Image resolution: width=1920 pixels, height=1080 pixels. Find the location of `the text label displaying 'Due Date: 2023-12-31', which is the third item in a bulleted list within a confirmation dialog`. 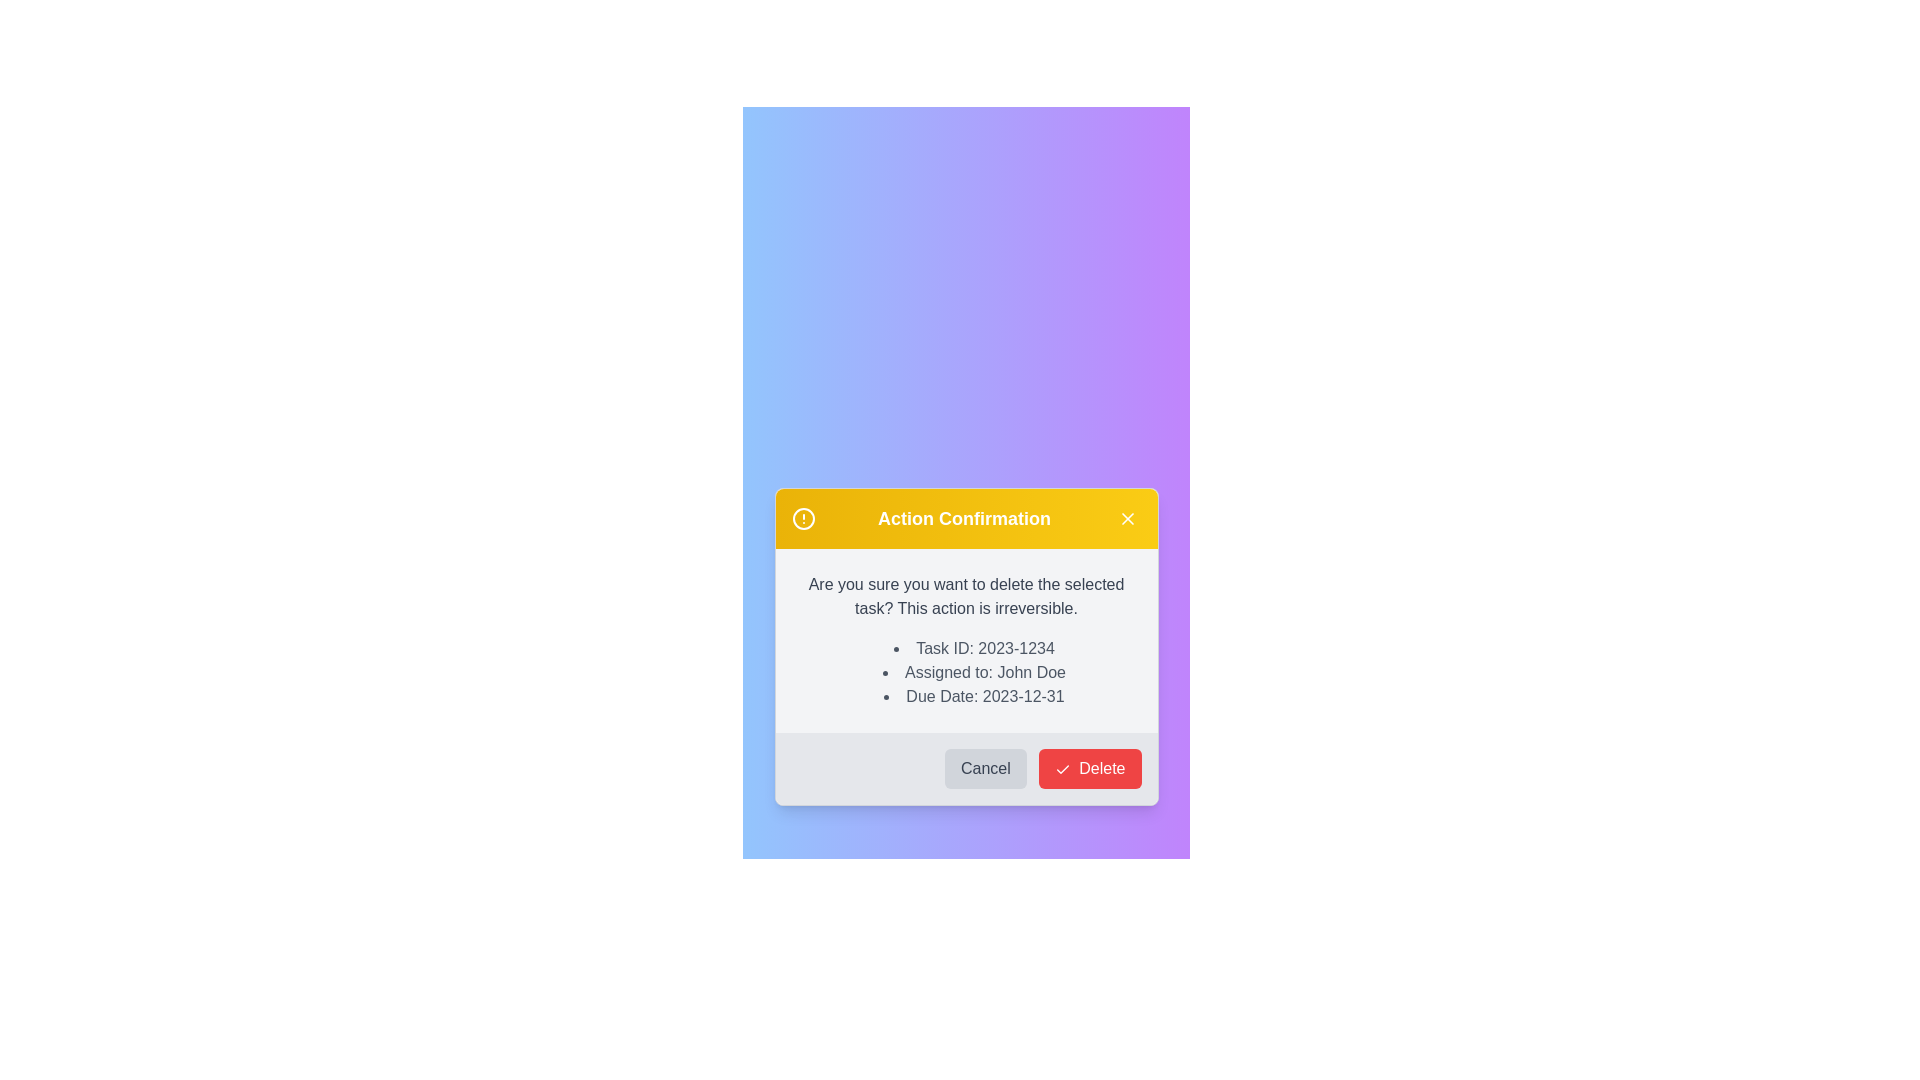

the text label displaying 'Due Date: 2023-12-31', which is the third item in a bulleted list within a confirmation dialog is located at coordinates (974, 696).